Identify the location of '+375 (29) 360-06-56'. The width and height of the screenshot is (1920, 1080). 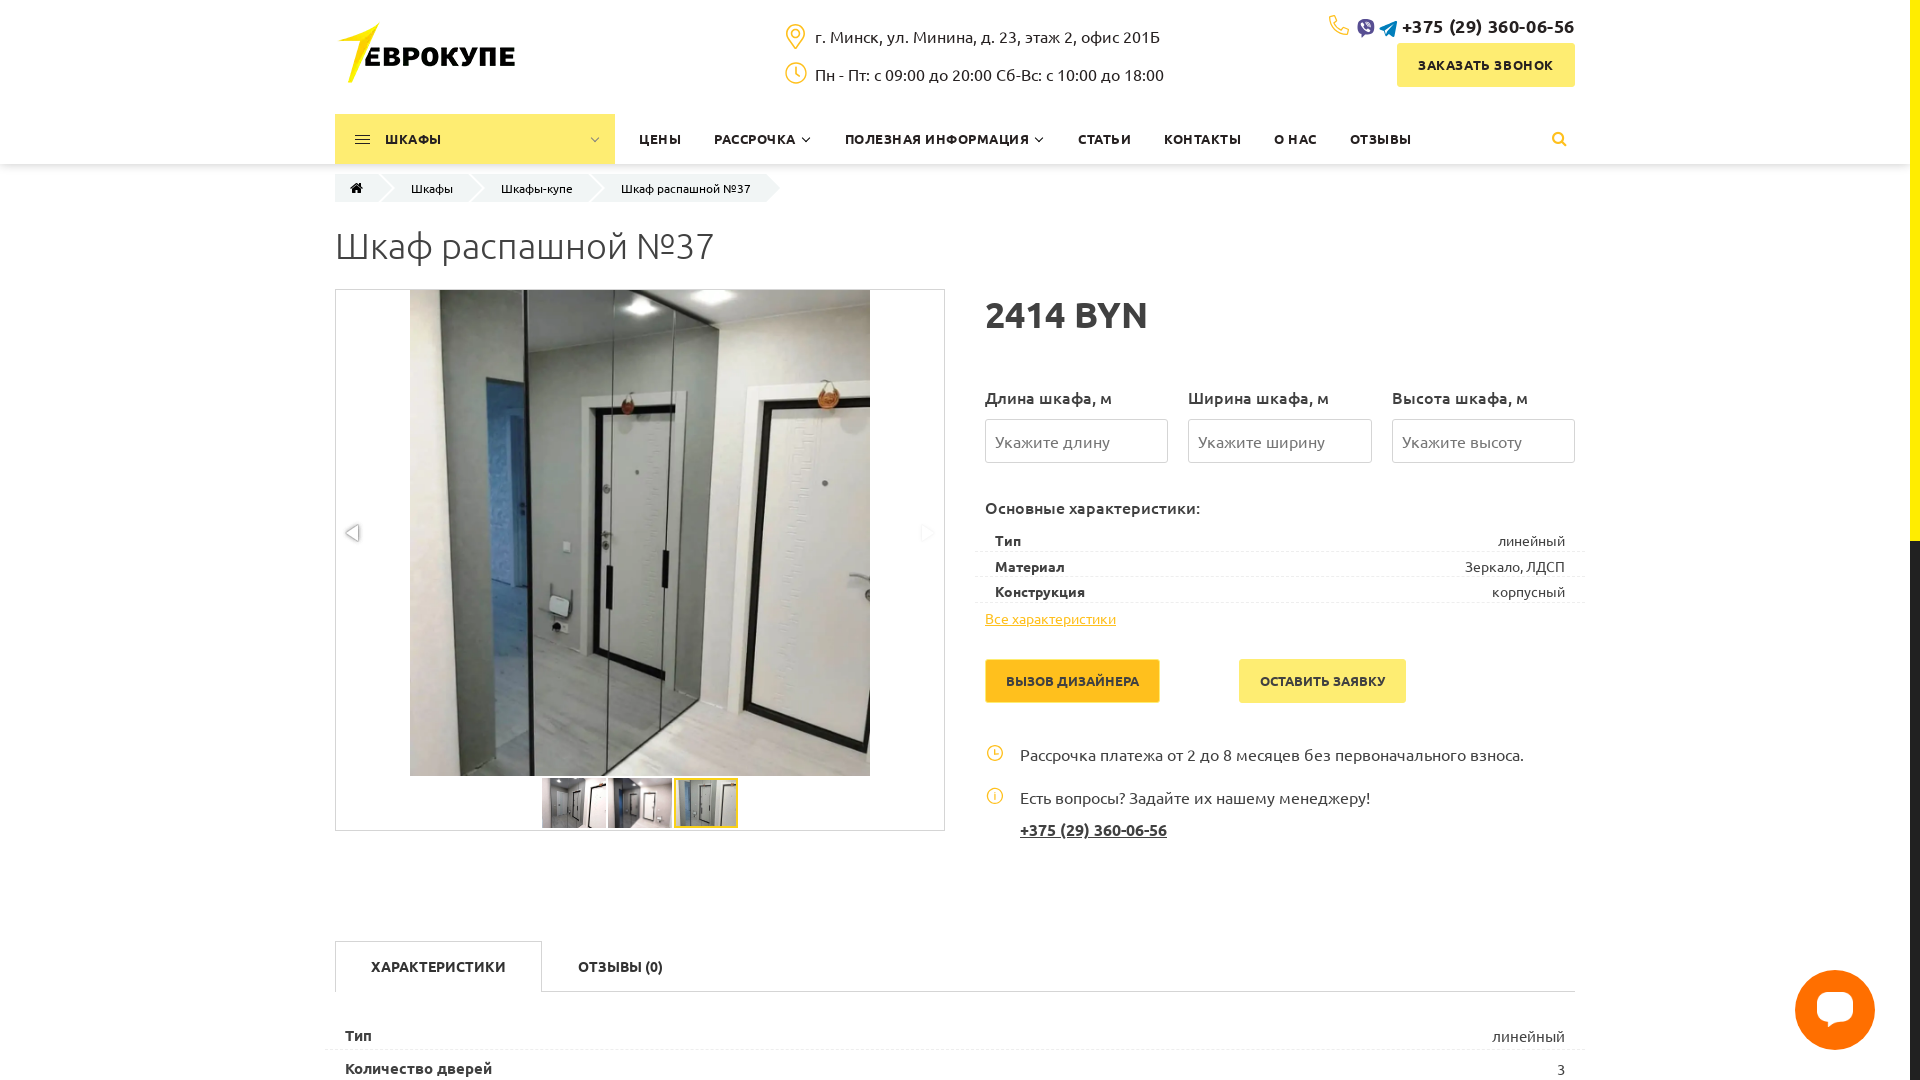
(1092, 829).